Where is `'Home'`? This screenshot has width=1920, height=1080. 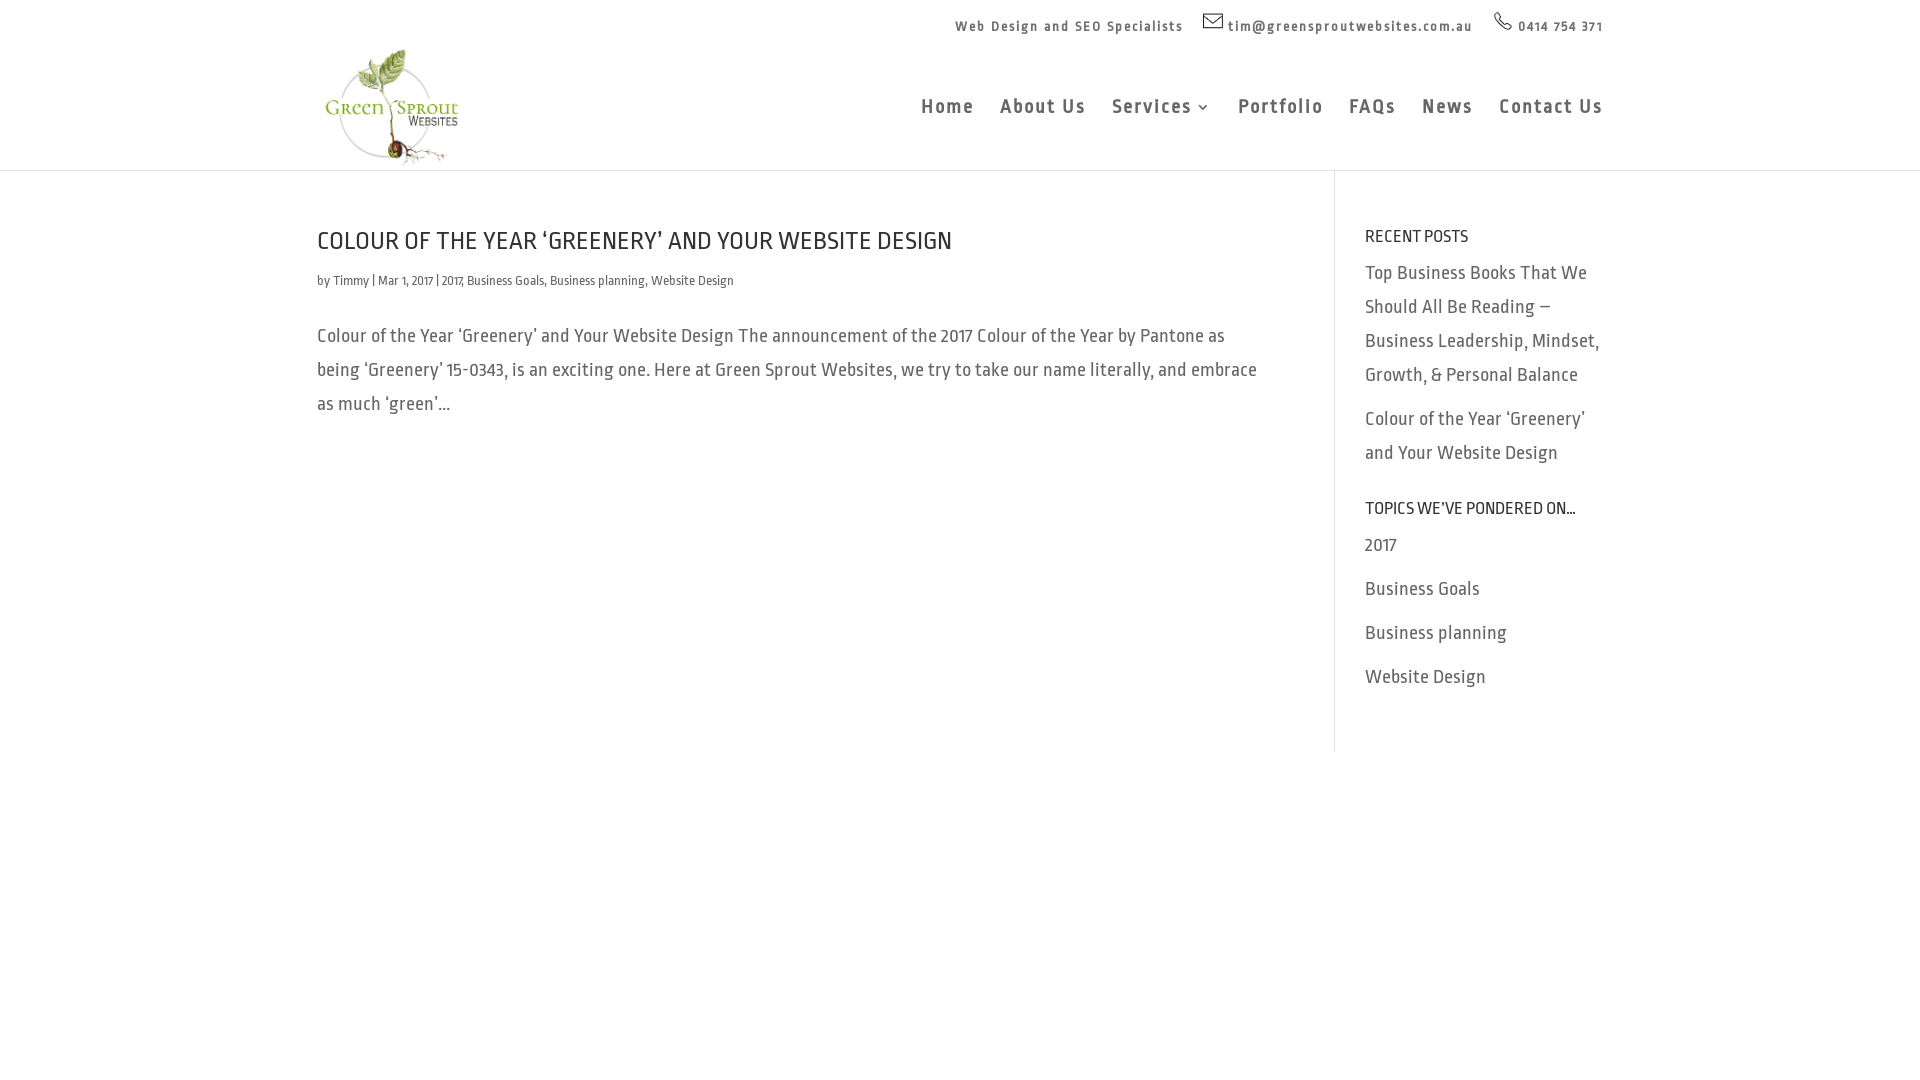
'Home' is located at coordinates (946, 135).